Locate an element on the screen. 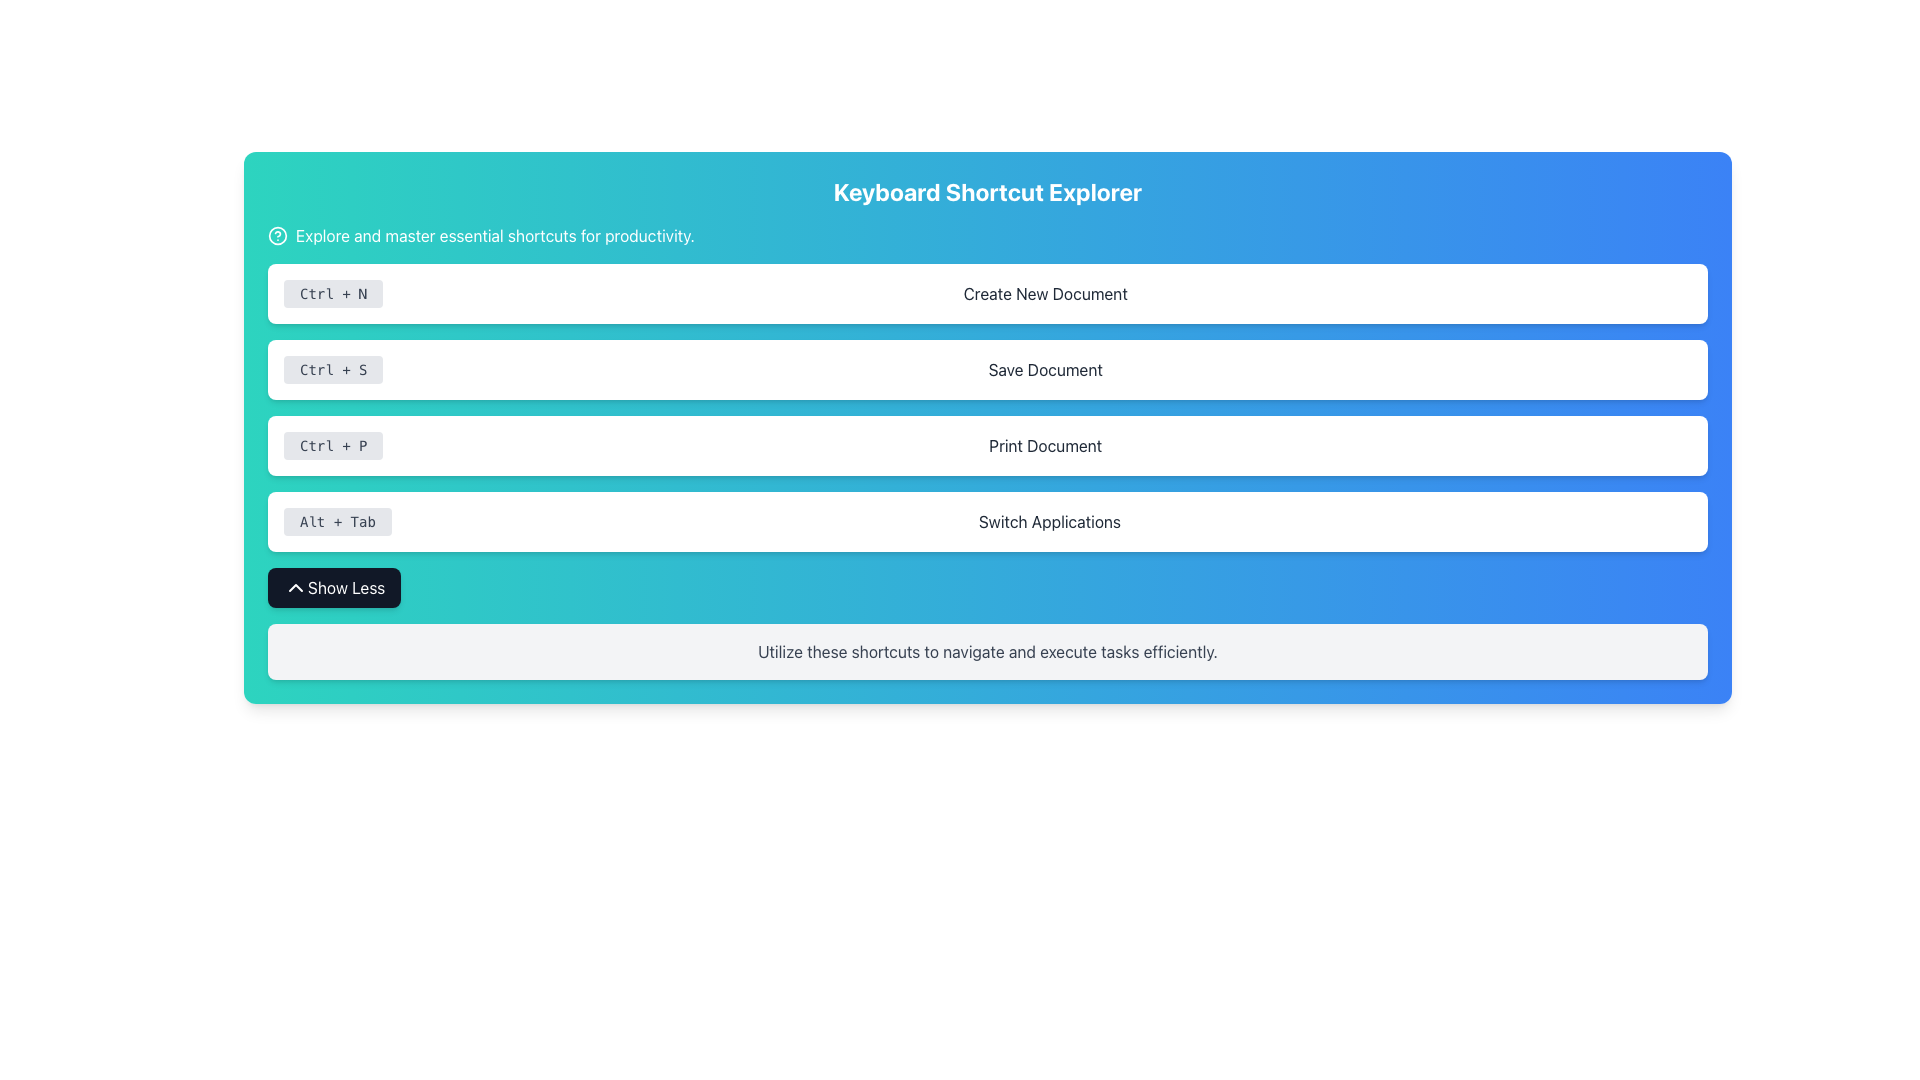 This screenshot has width=1920, height=1080. the text label displaying the keyboard shortcut 'Alt + Tab', which is located in the fourth row of the shortcut list, left-aligned next to the 'Switch Applications' label is located at coordinates (337, 520).